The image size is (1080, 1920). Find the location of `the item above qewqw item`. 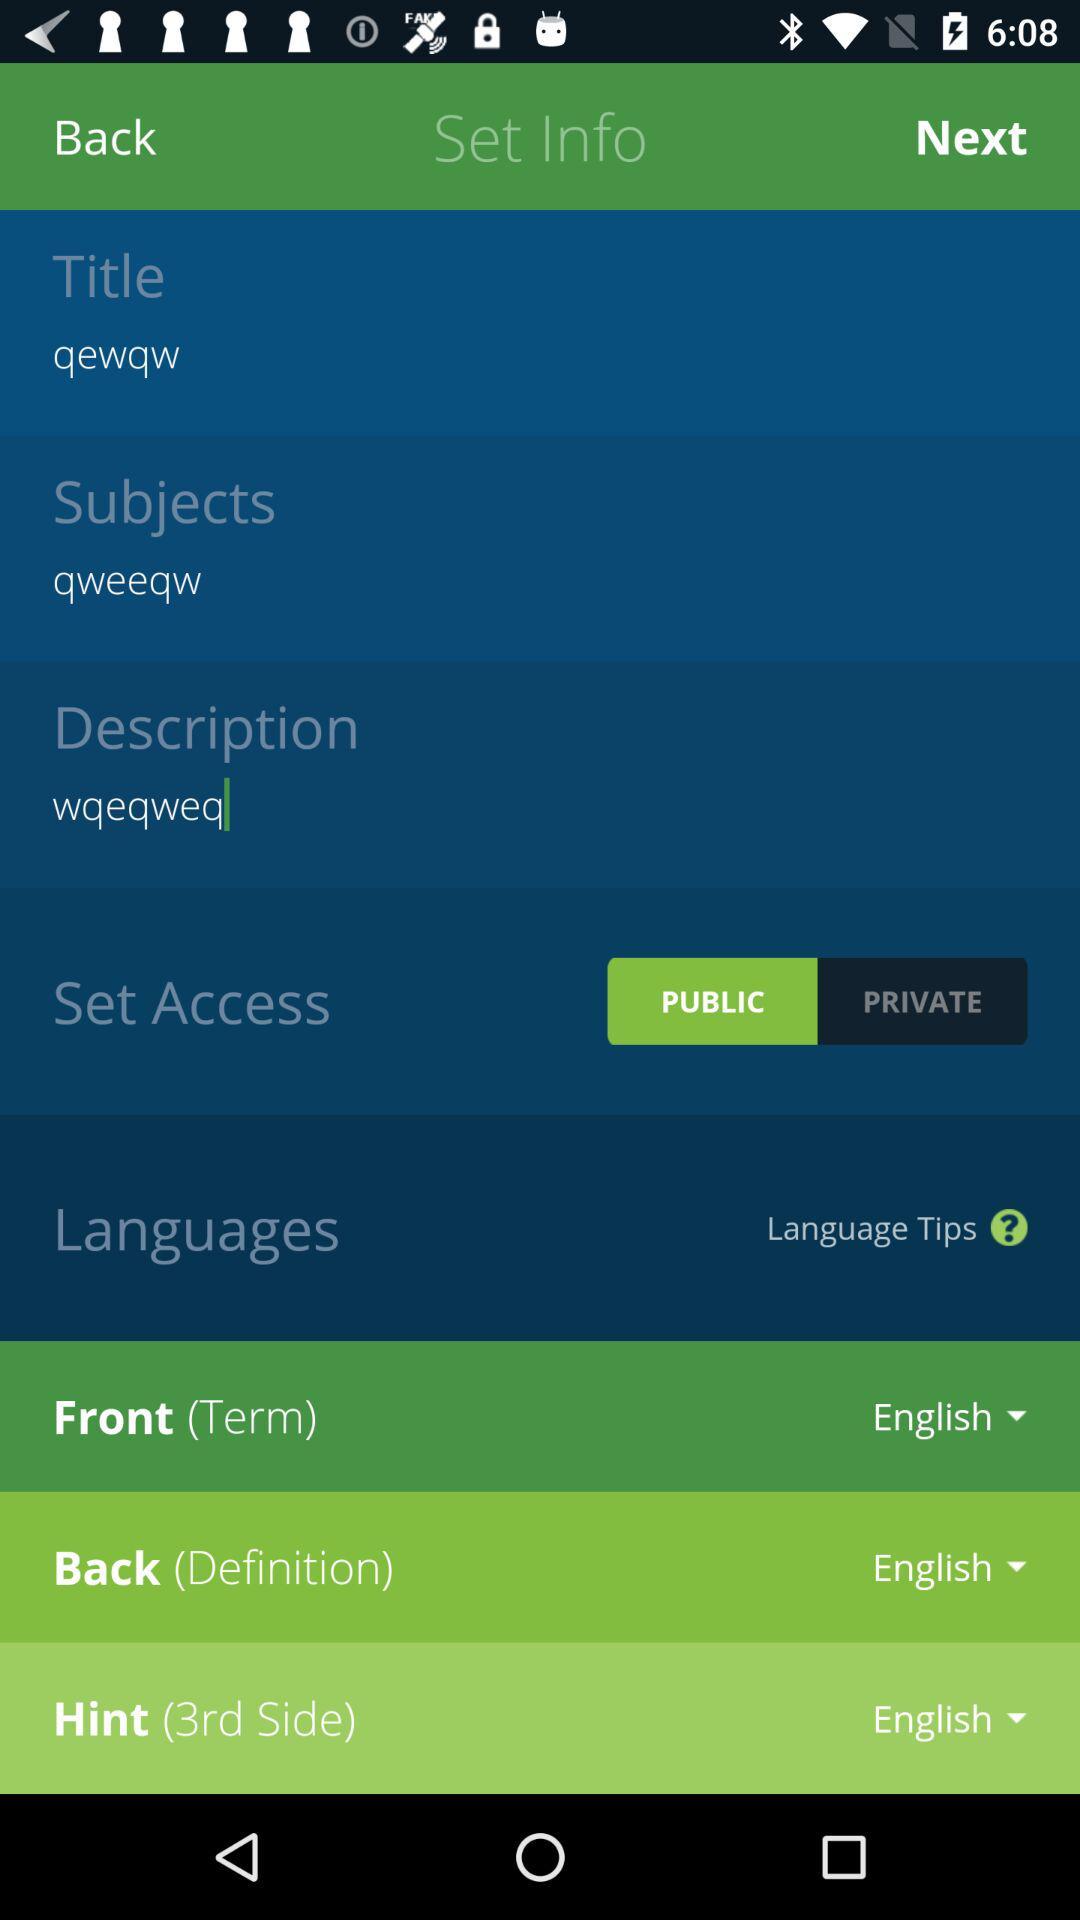

the item above qewqw item is located at coordinates (969, 135).